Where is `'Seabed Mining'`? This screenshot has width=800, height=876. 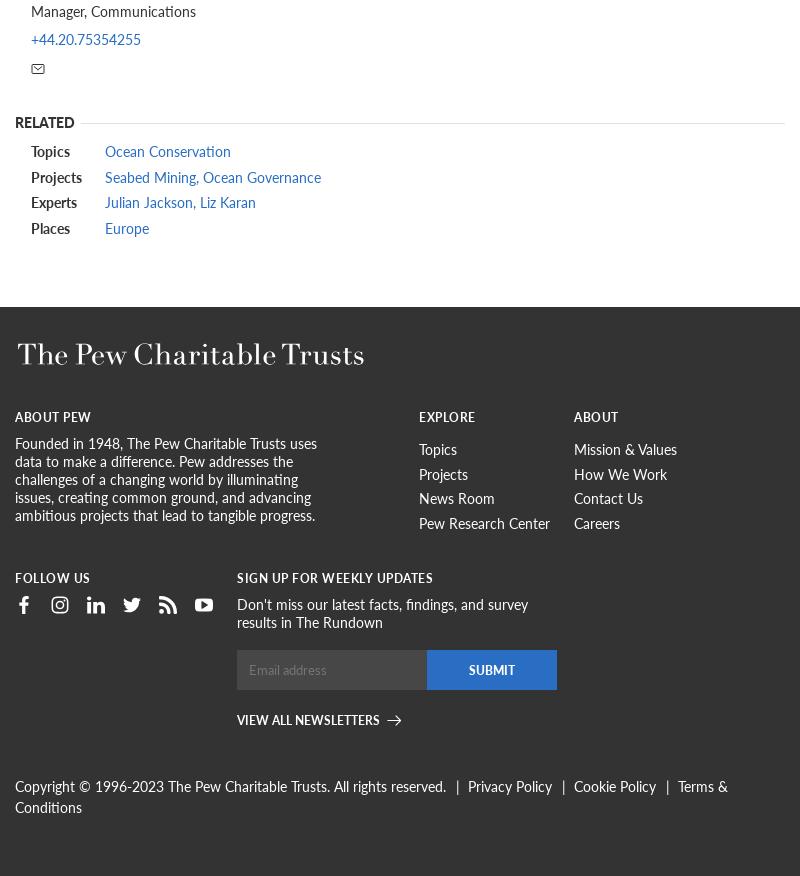
'Seabed Mining' is located at coordinates (150, 176).